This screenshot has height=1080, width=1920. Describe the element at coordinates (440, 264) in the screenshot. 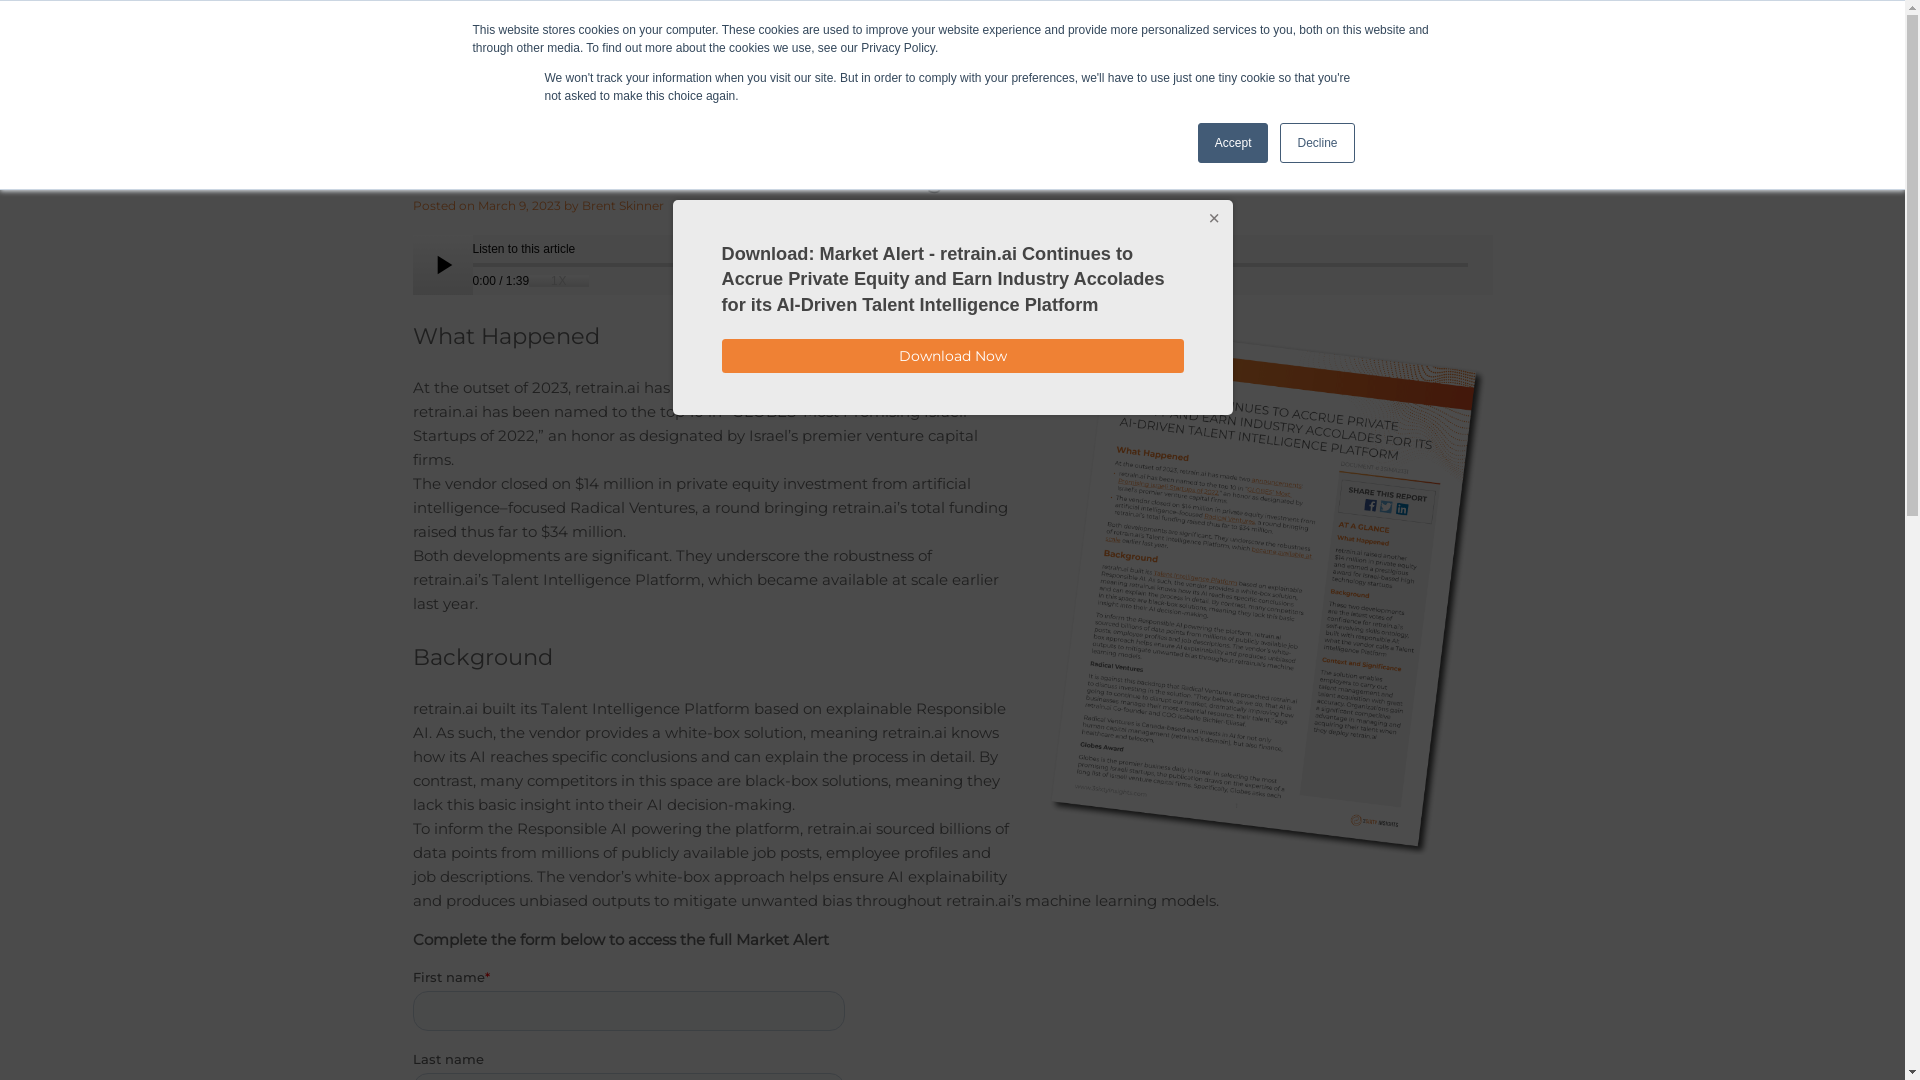

I see `'pause'` at that location.